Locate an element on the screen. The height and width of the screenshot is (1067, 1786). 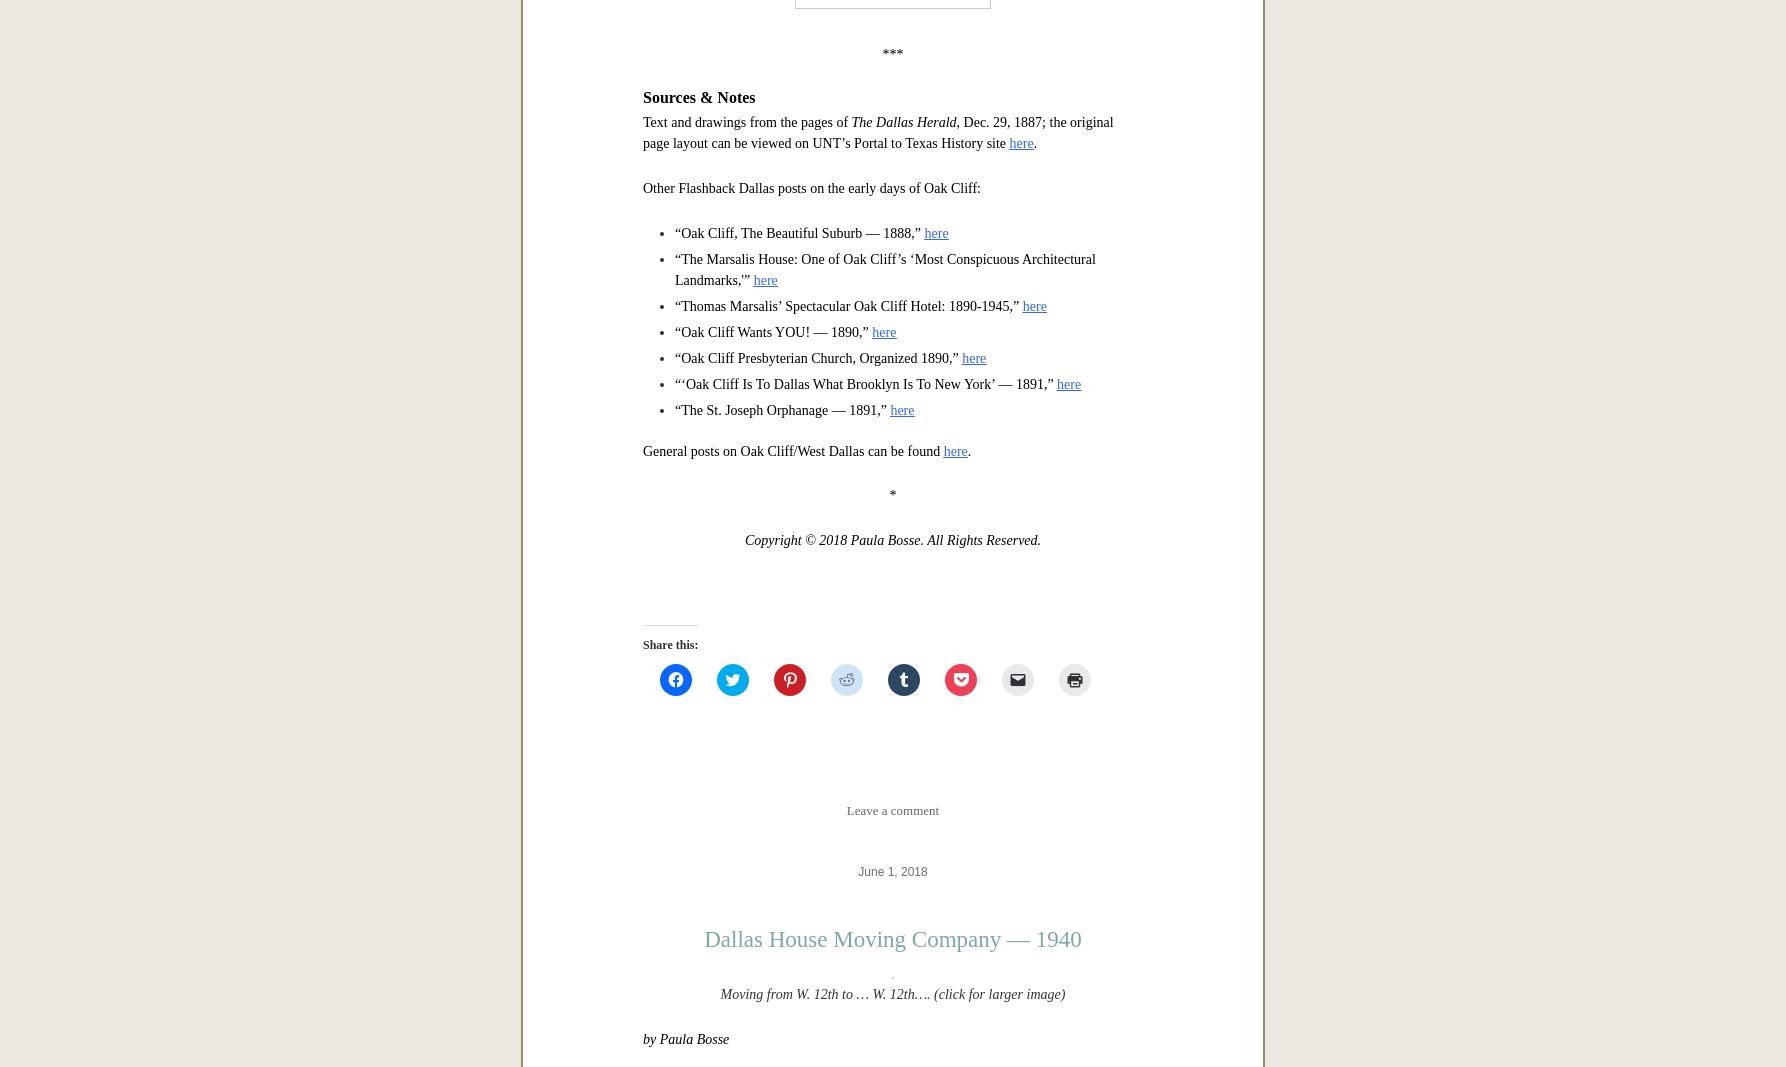
'“Thomas Marsalis’ Spectacular Oak Cliff Hotel: 1890-1945,”' is located at coordinates (674, 933).